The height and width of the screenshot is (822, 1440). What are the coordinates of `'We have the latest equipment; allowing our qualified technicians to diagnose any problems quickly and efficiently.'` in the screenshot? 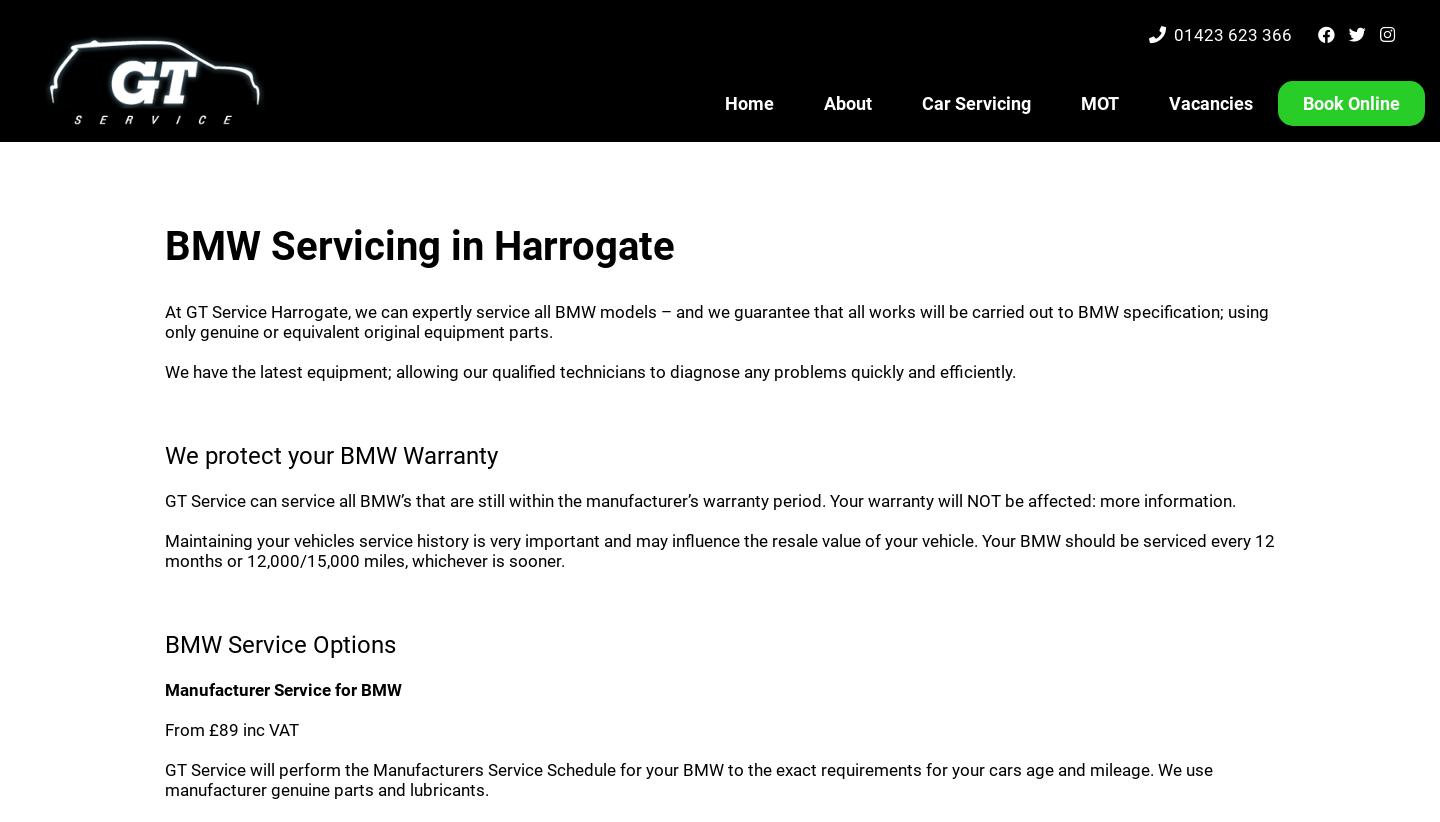 It's located at (590, 372).